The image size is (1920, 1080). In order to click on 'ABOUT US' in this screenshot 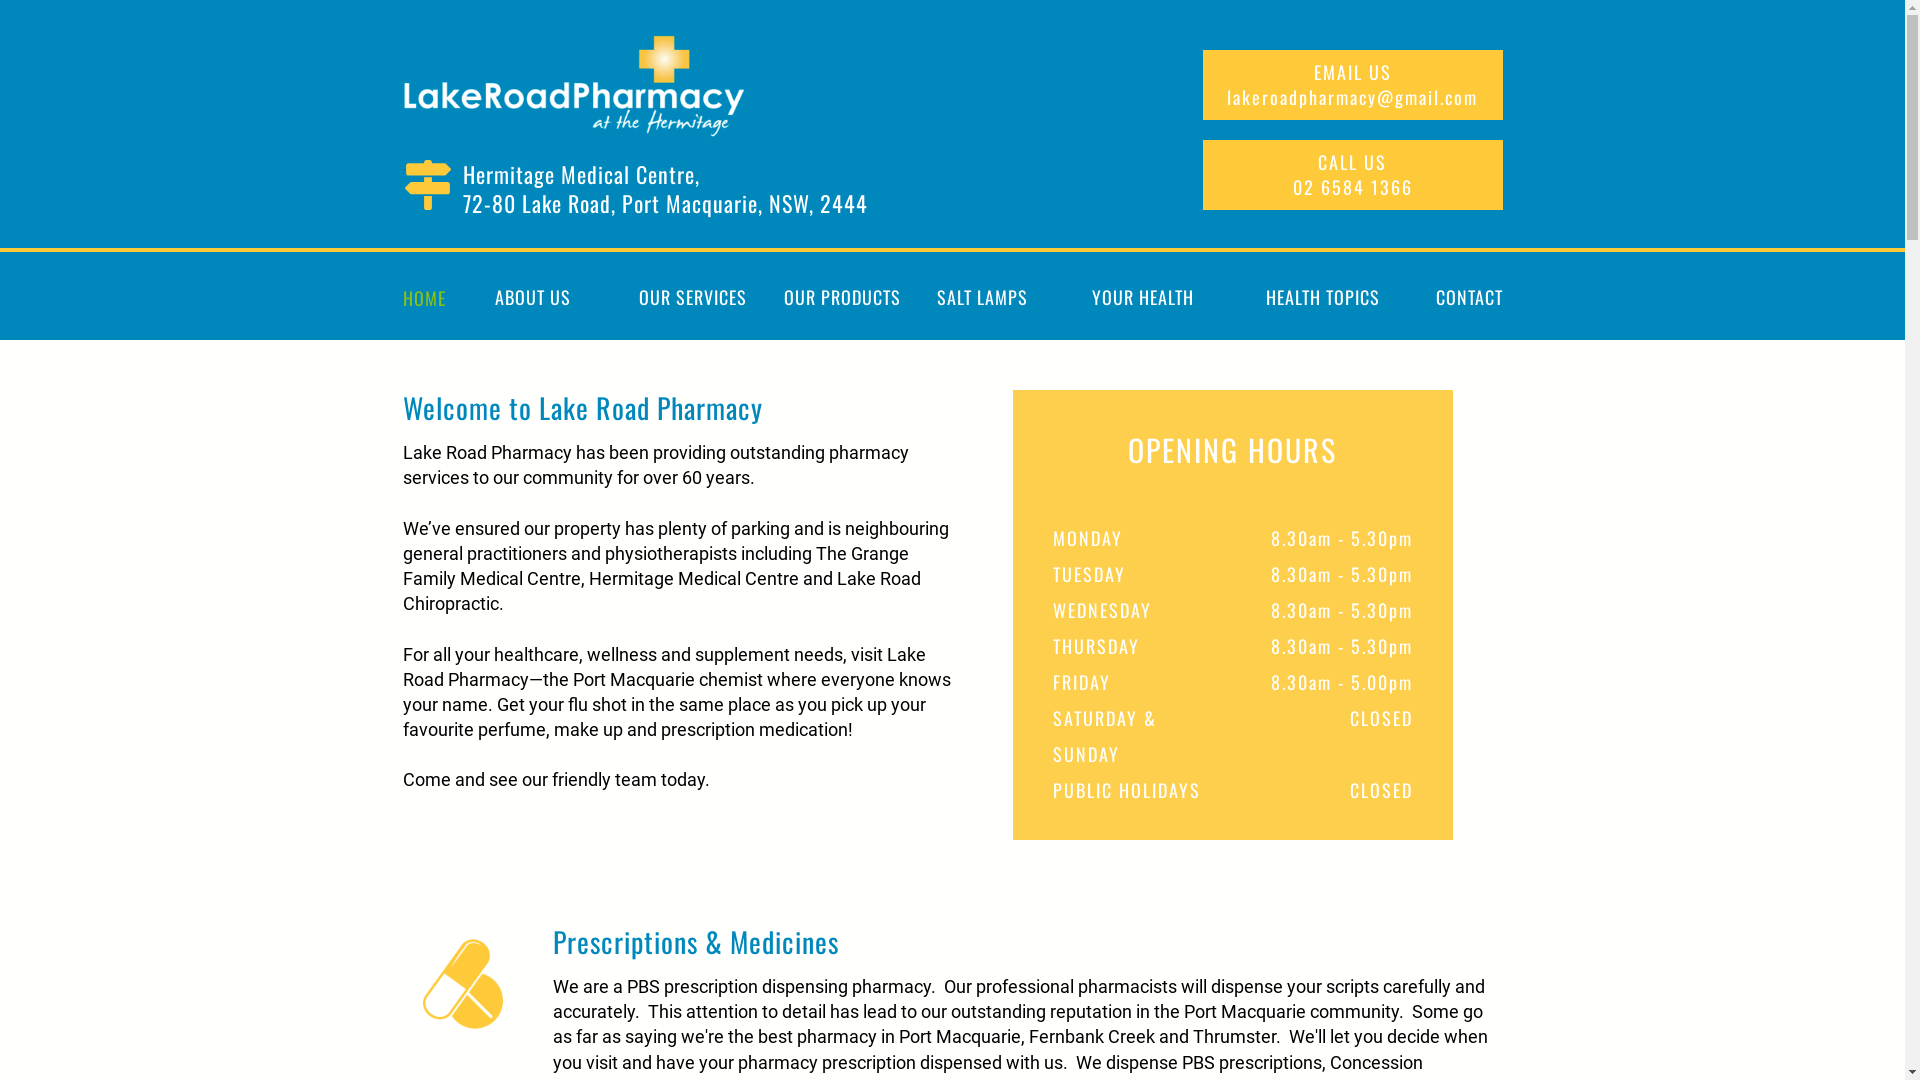, I will do `click(532, 297)`.